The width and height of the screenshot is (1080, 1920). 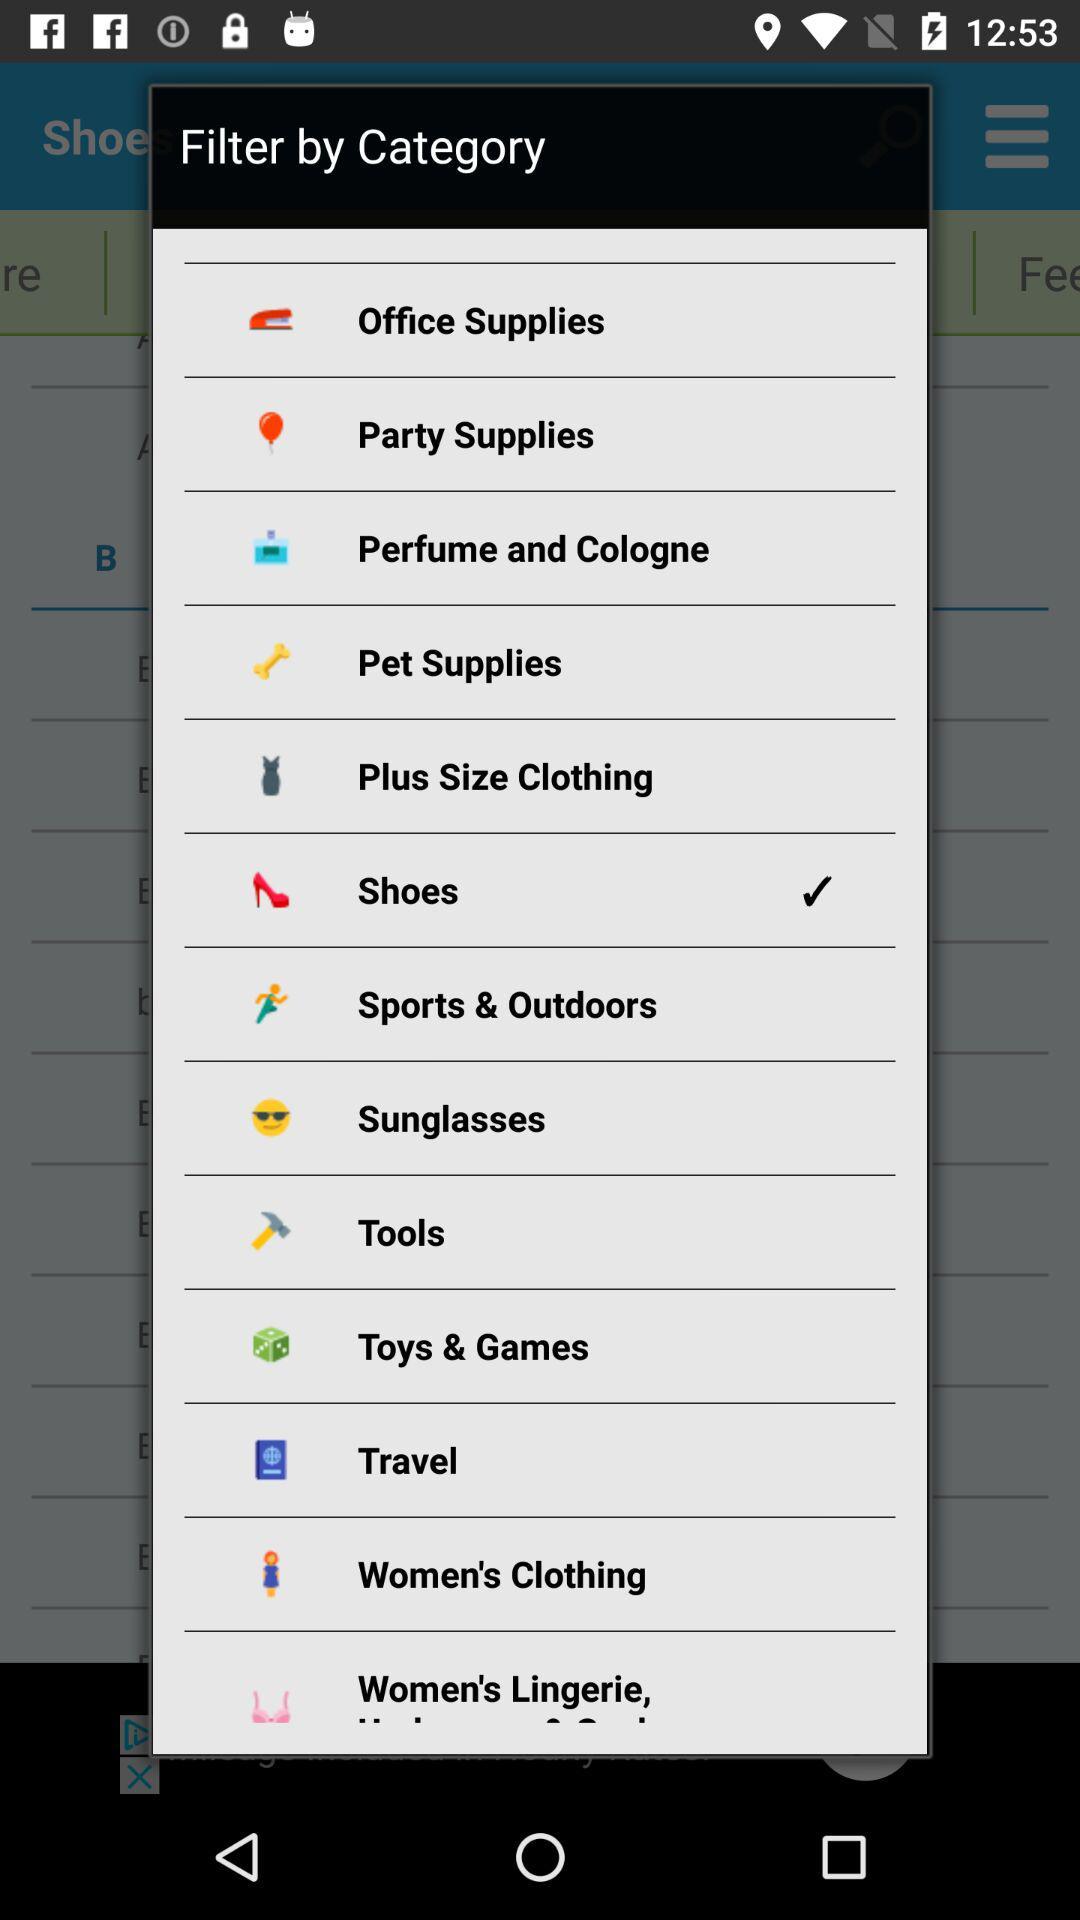 What do you see at coordinates (563, 1116) in the screenshot?
I see `the sunglasses app` at bounding box center [563, 1116].